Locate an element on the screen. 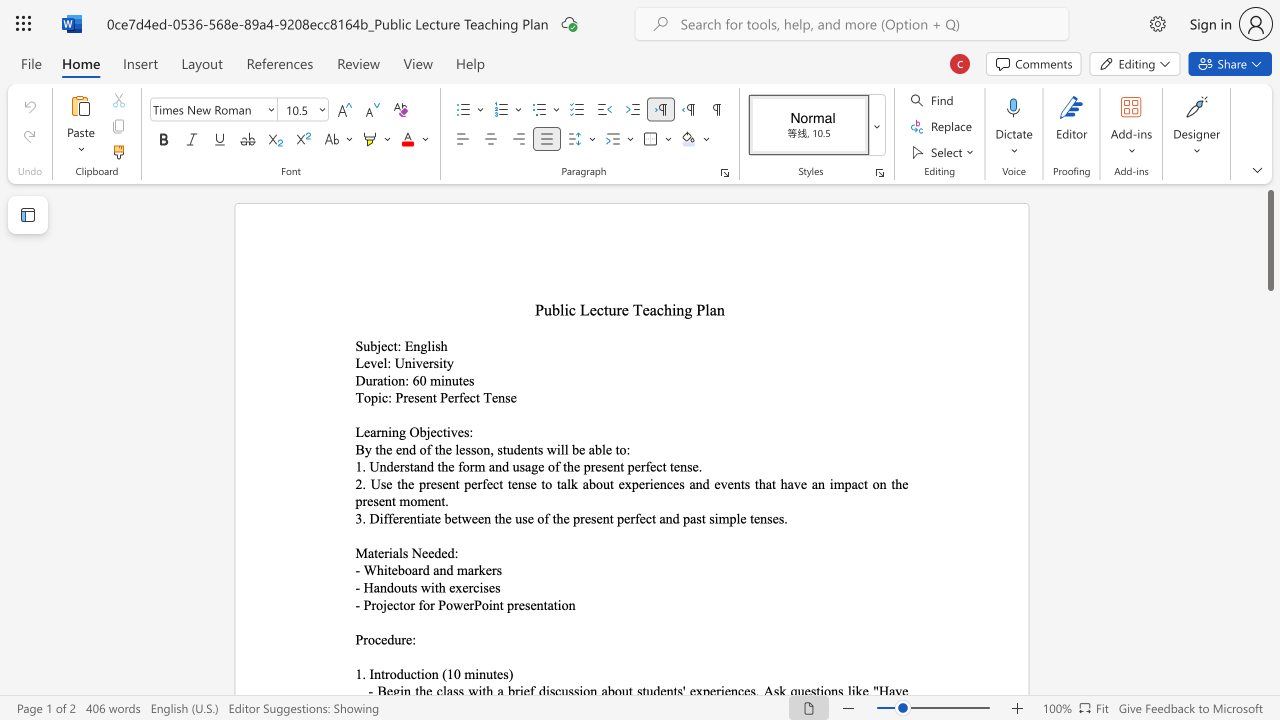 The width and height of the screenshot is (1280, 720). the 1th character "d" in the text is located at coordinates (390, 639).